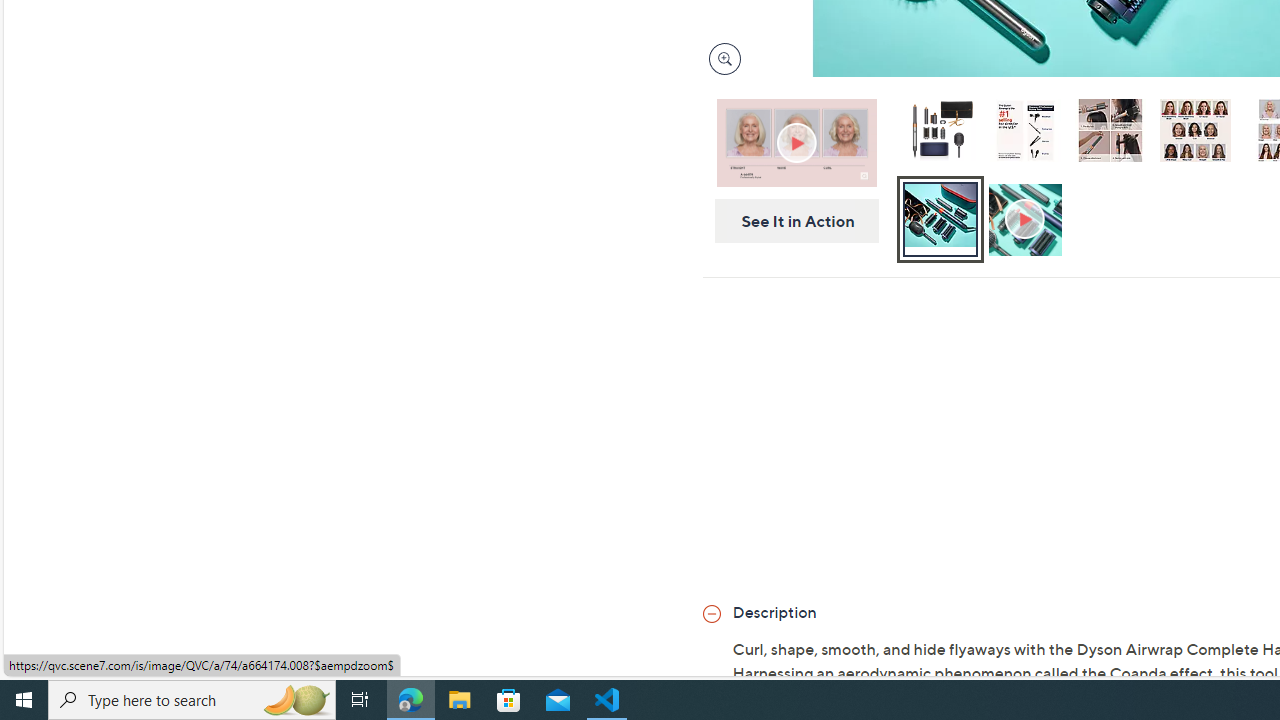 This screenshot has width=1280, height=720. Describe the element at coordinates (938, 129) in the screenshot. I see `'Dyson Airwrap Complete with Paddle Brush and Travel Pouch'` at that location.